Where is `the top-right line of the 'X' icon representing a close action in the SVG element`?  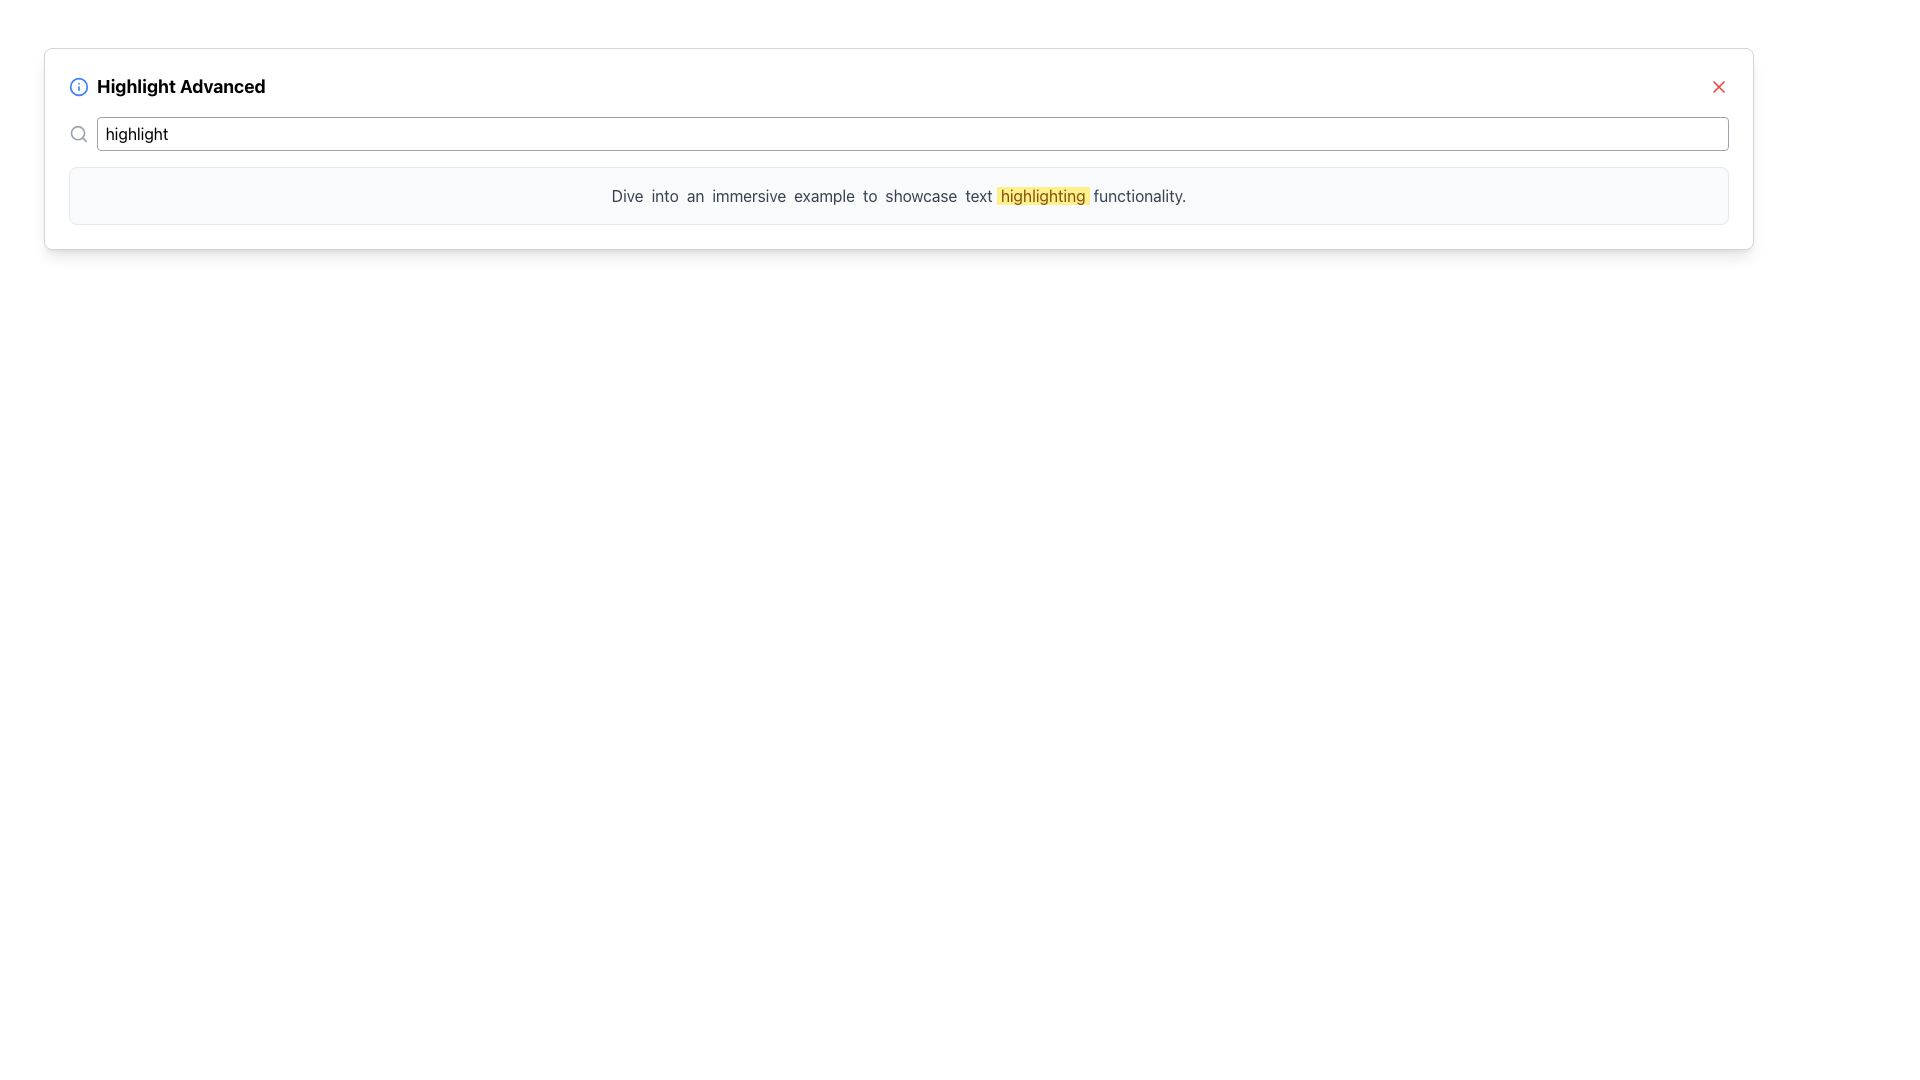 the top-right line of the 'X' icon representing a close action in the SVG element is located at coordinates (1717, 86).